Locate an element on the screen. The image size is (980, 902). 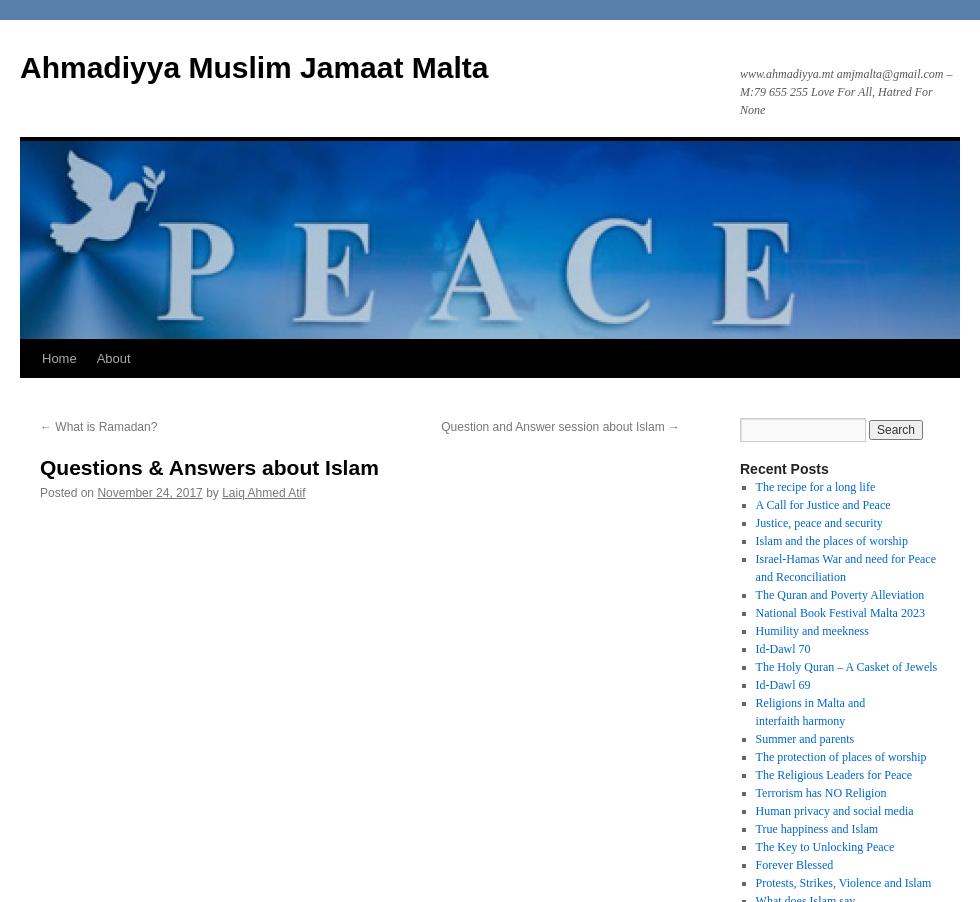
'What is Ramadan?' is located at coordinates (104, 427).